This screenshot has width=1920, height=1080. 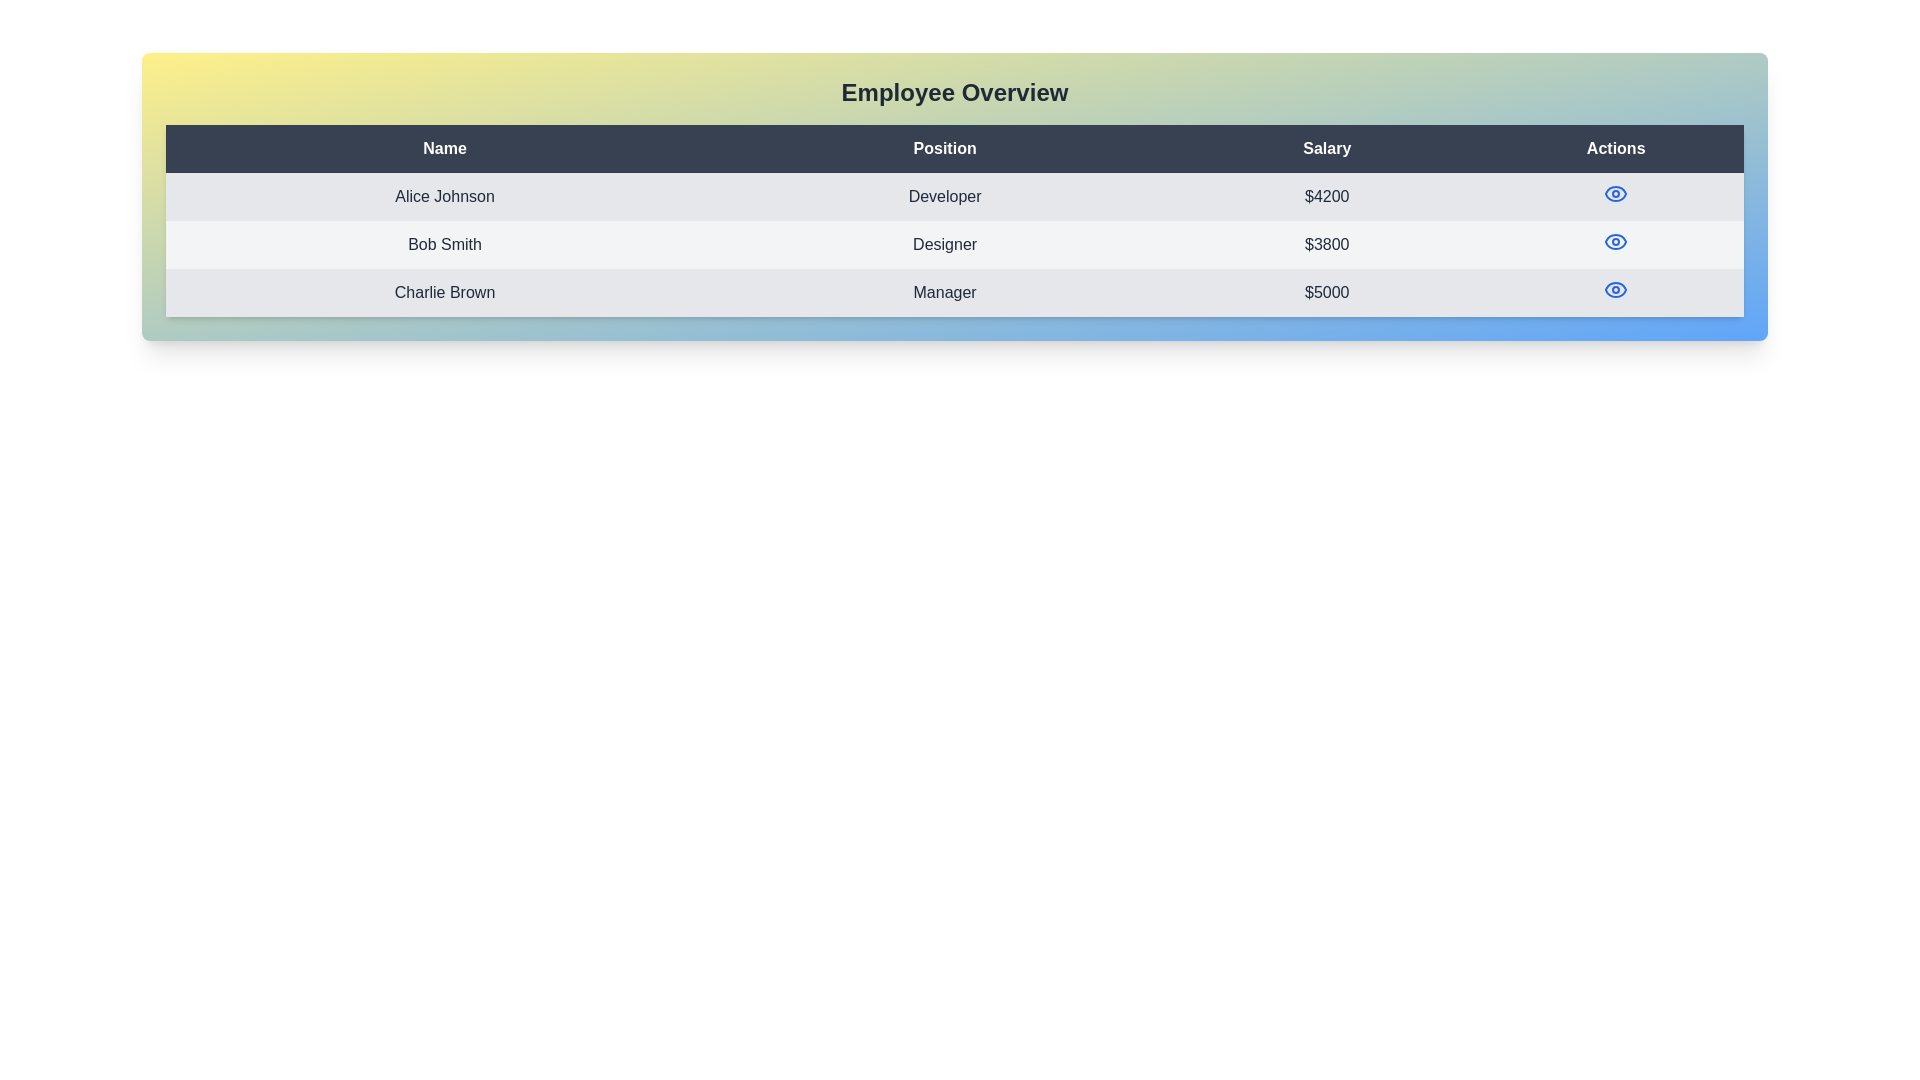 I want to click on the blue-colored eye icon button located in the 'Actions' column of the row labeled 'Alice Johnson', so click(x=1616, y=196).